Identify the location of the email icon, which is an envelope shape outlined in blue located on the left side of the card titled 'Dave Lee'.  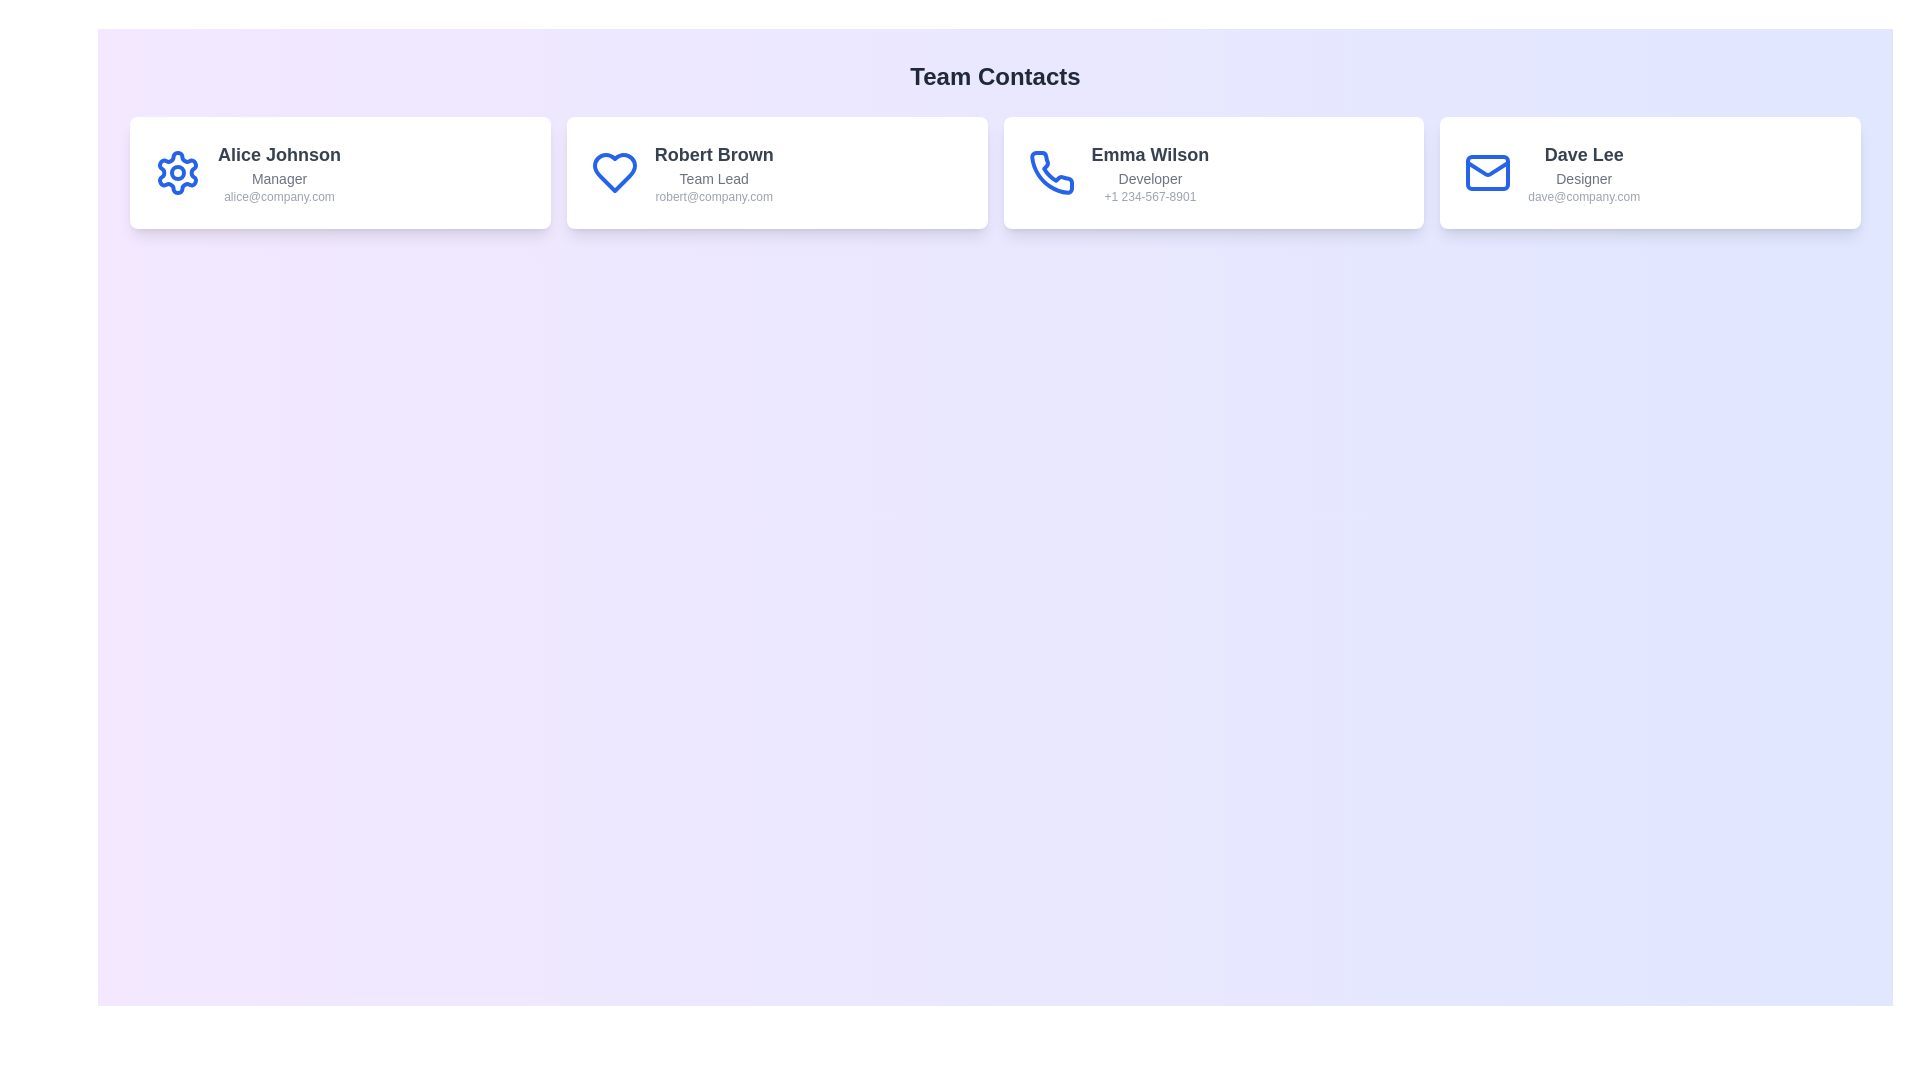
(1488, 172).